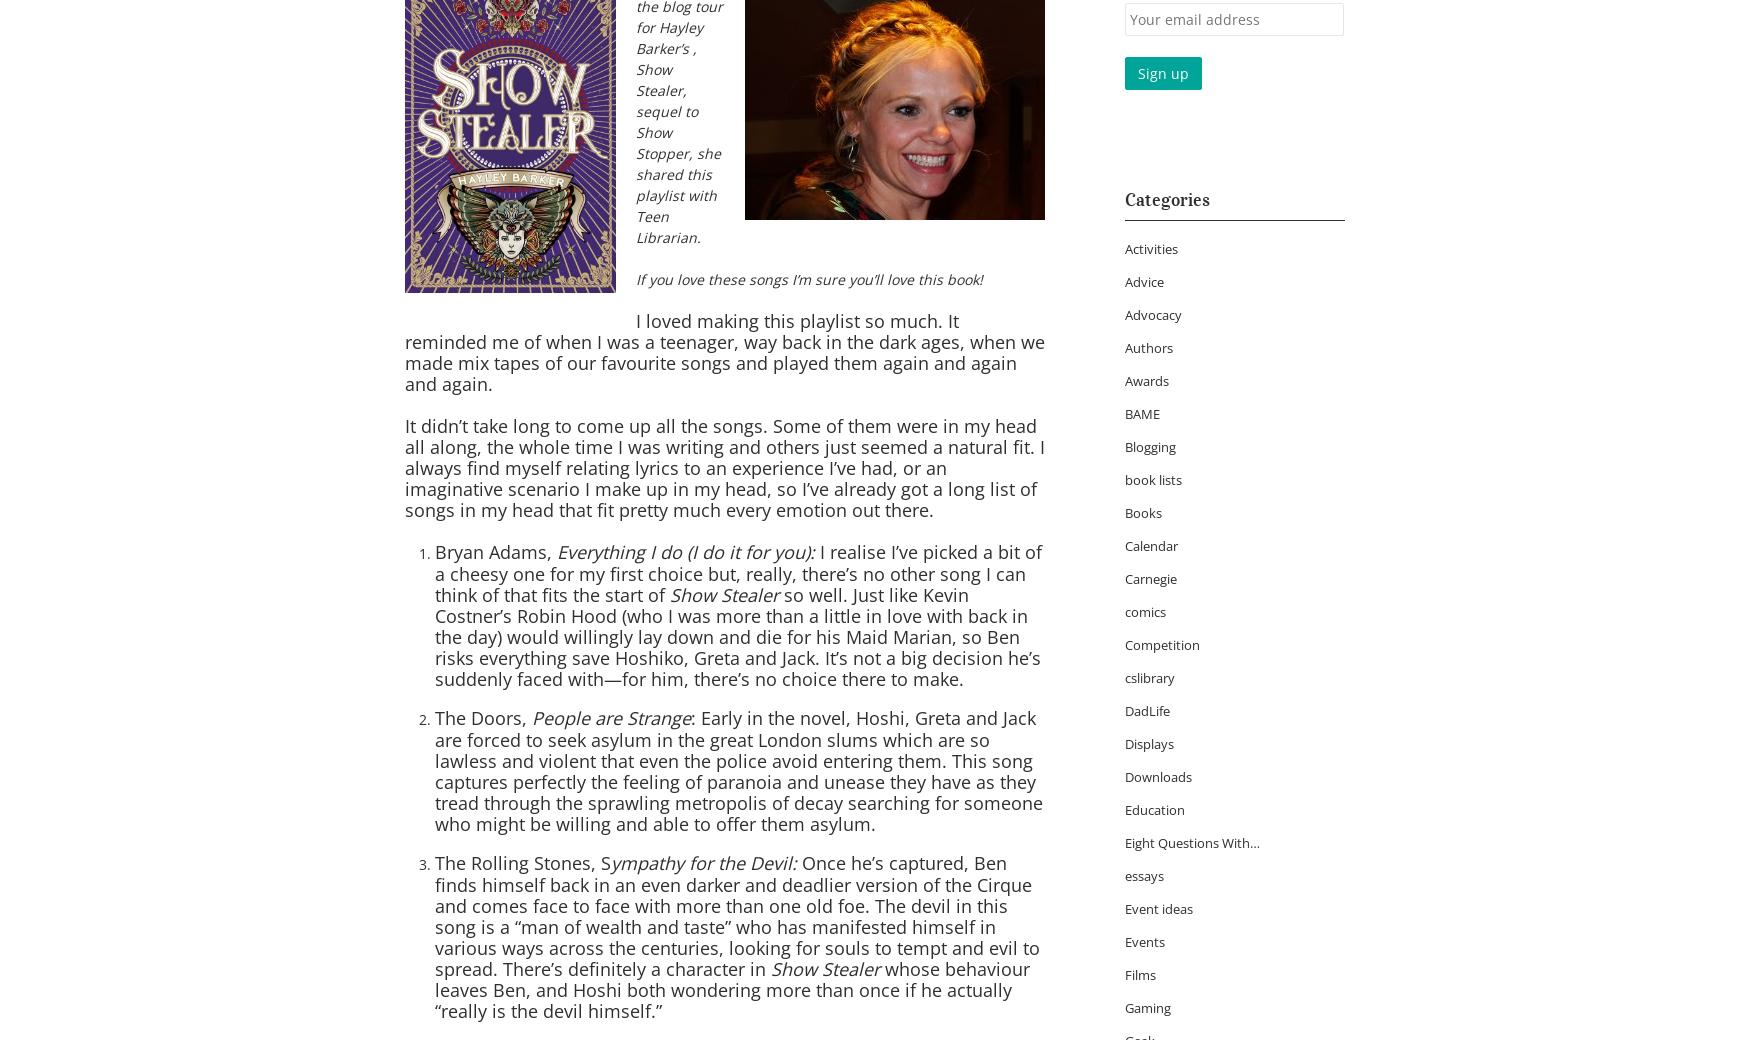 The image size is (1750, 1040). I want to click on 'If you love these songs I’m sure you’ll love this book!', so click(634, 278).